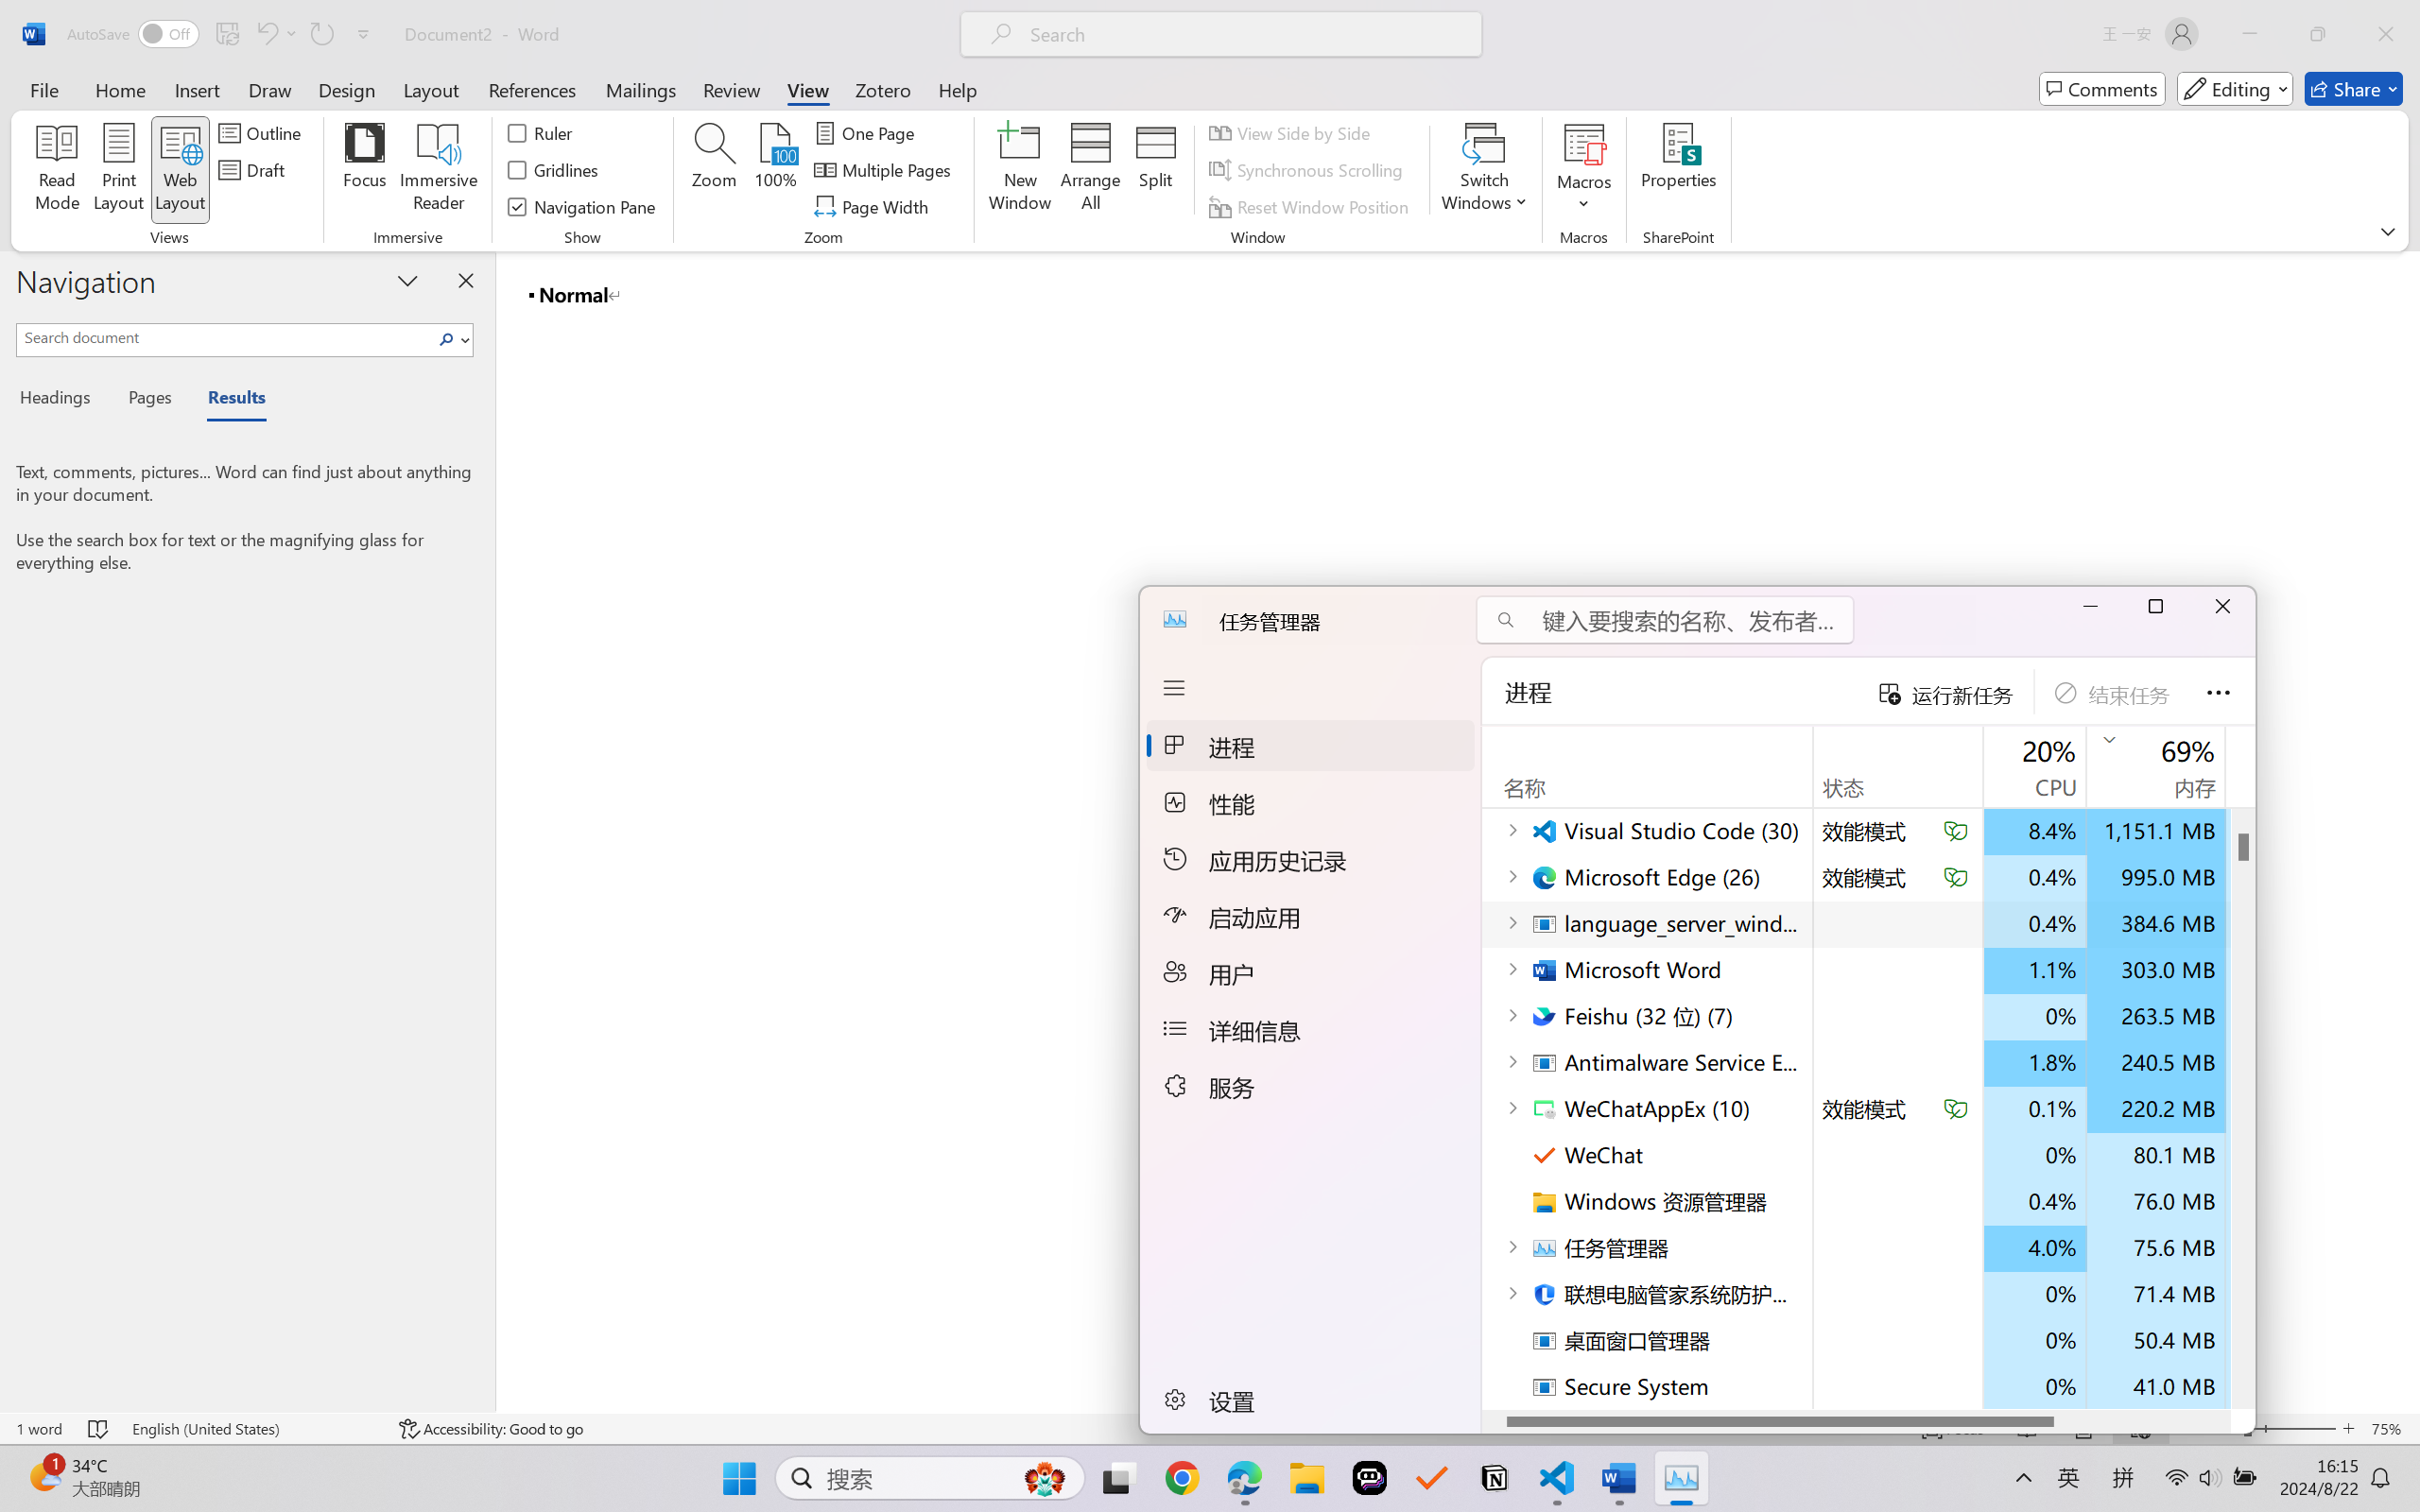 This screenshot has height=1512, width=2420. What do you see at coordinates (274, 33) in the screenshot?
I see `'Undo <ApplyStyleToDoc>b__0'` at bounding box center [274, 33].